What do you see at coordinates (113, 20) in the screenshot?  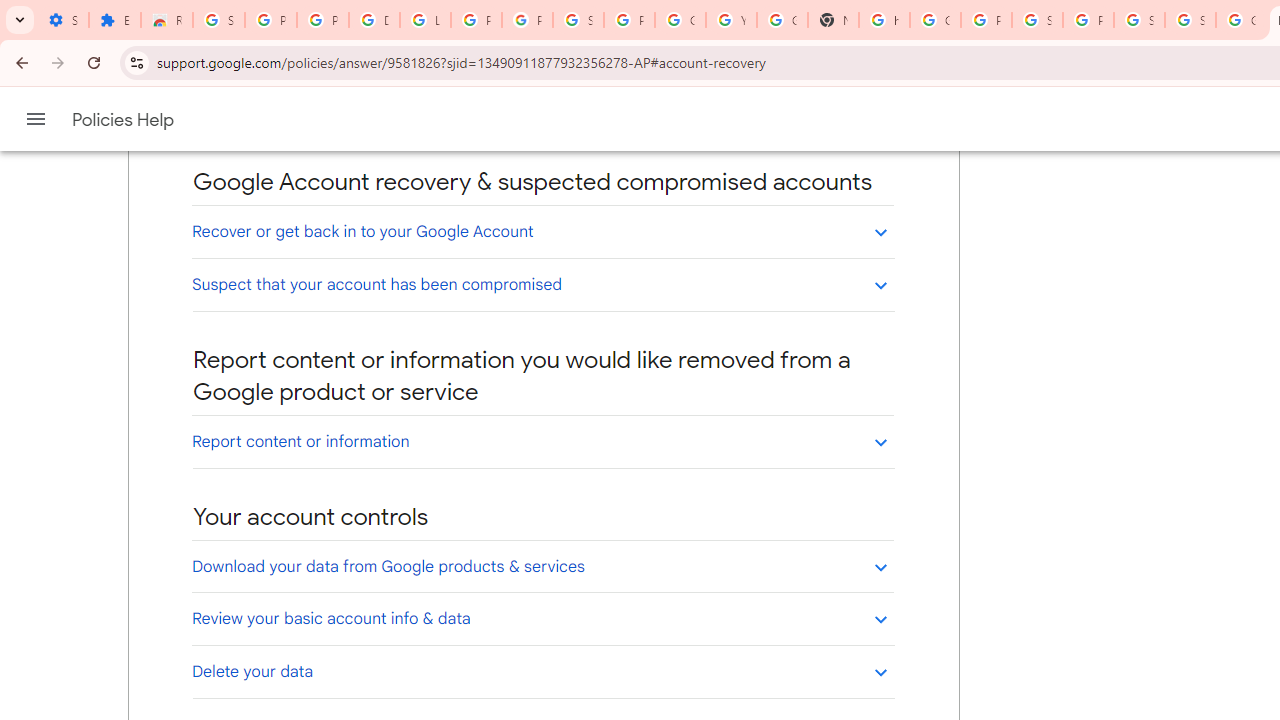 I see `'Extensions'` at bounding box center [113, 20].